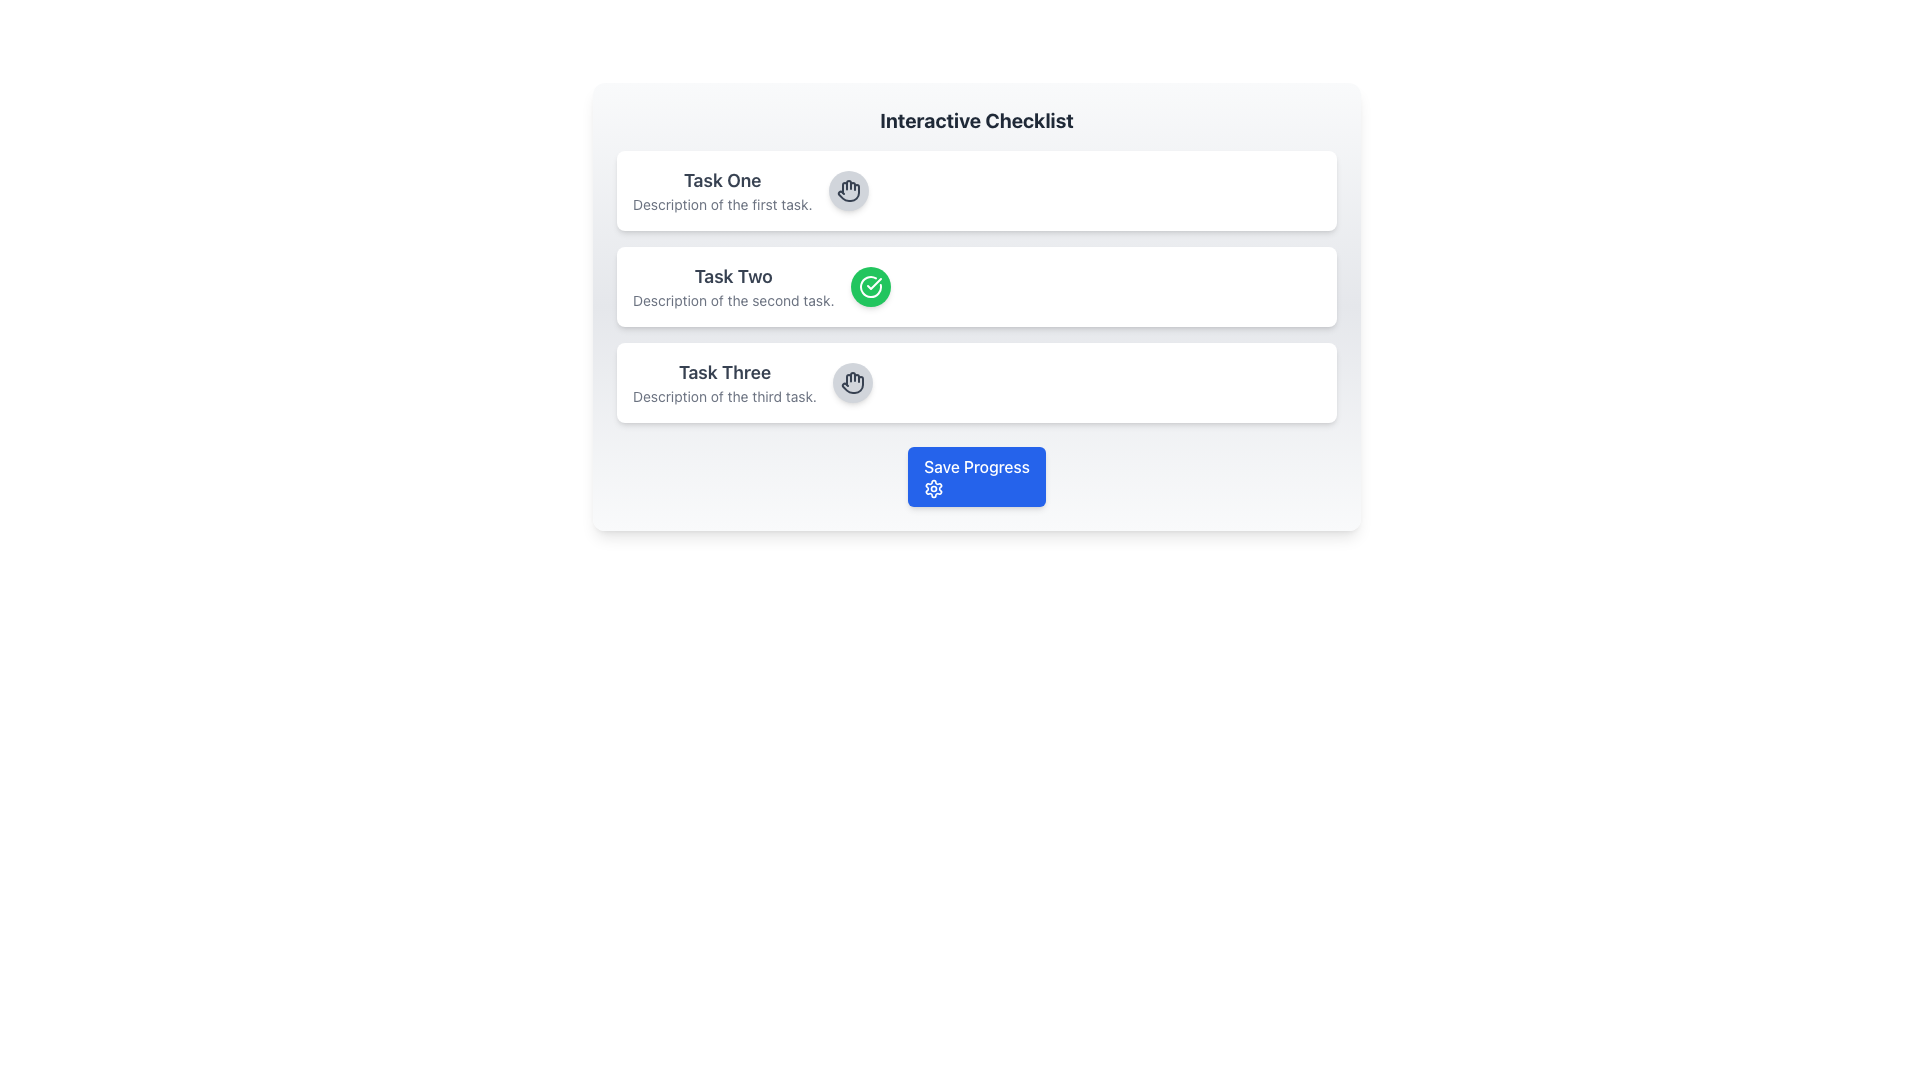  Describe the element at coordinates (853, 382) in the screenshot. I see `the circular button with a hand icon located at the end of the list item labeled 'Task Three'` at that location.